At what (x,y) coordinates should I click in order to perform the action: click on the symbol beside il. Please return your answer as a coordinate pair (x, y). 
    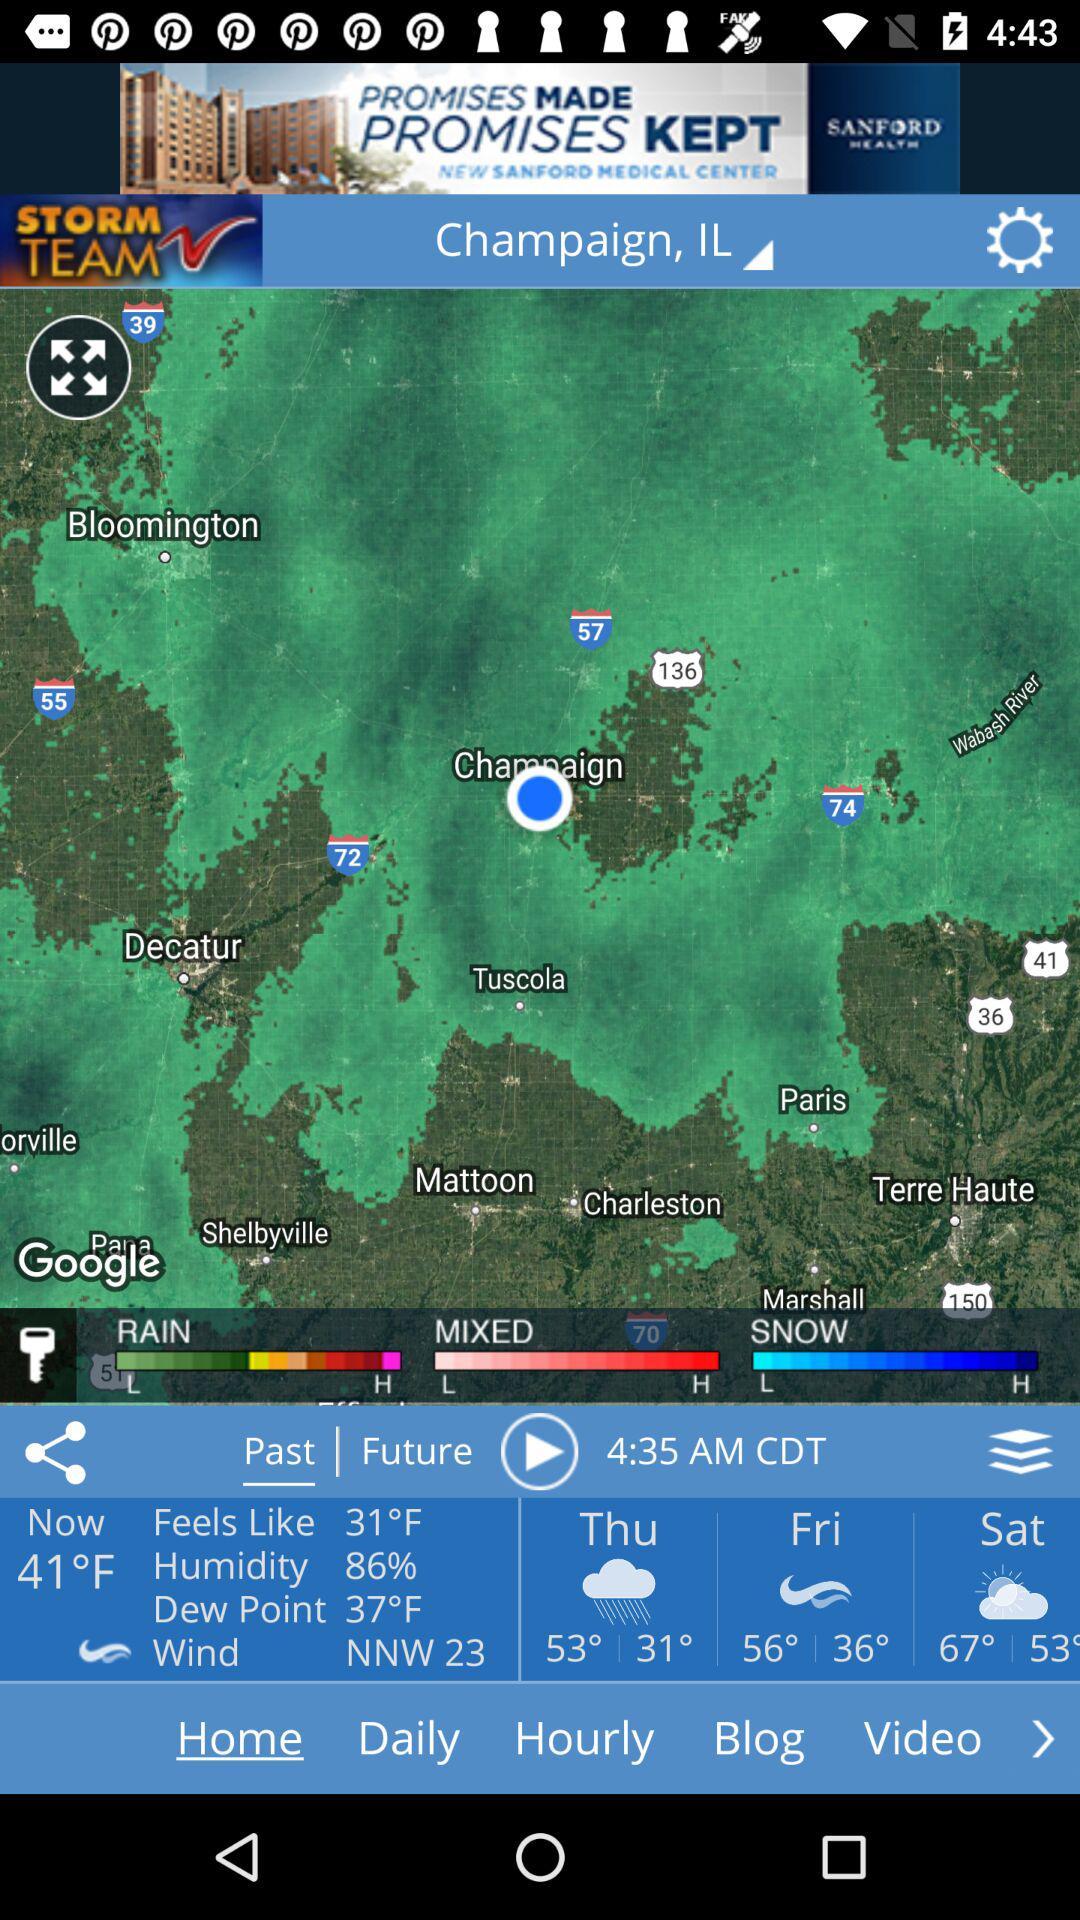
    Looking at the image, I should click on (1026, 240).